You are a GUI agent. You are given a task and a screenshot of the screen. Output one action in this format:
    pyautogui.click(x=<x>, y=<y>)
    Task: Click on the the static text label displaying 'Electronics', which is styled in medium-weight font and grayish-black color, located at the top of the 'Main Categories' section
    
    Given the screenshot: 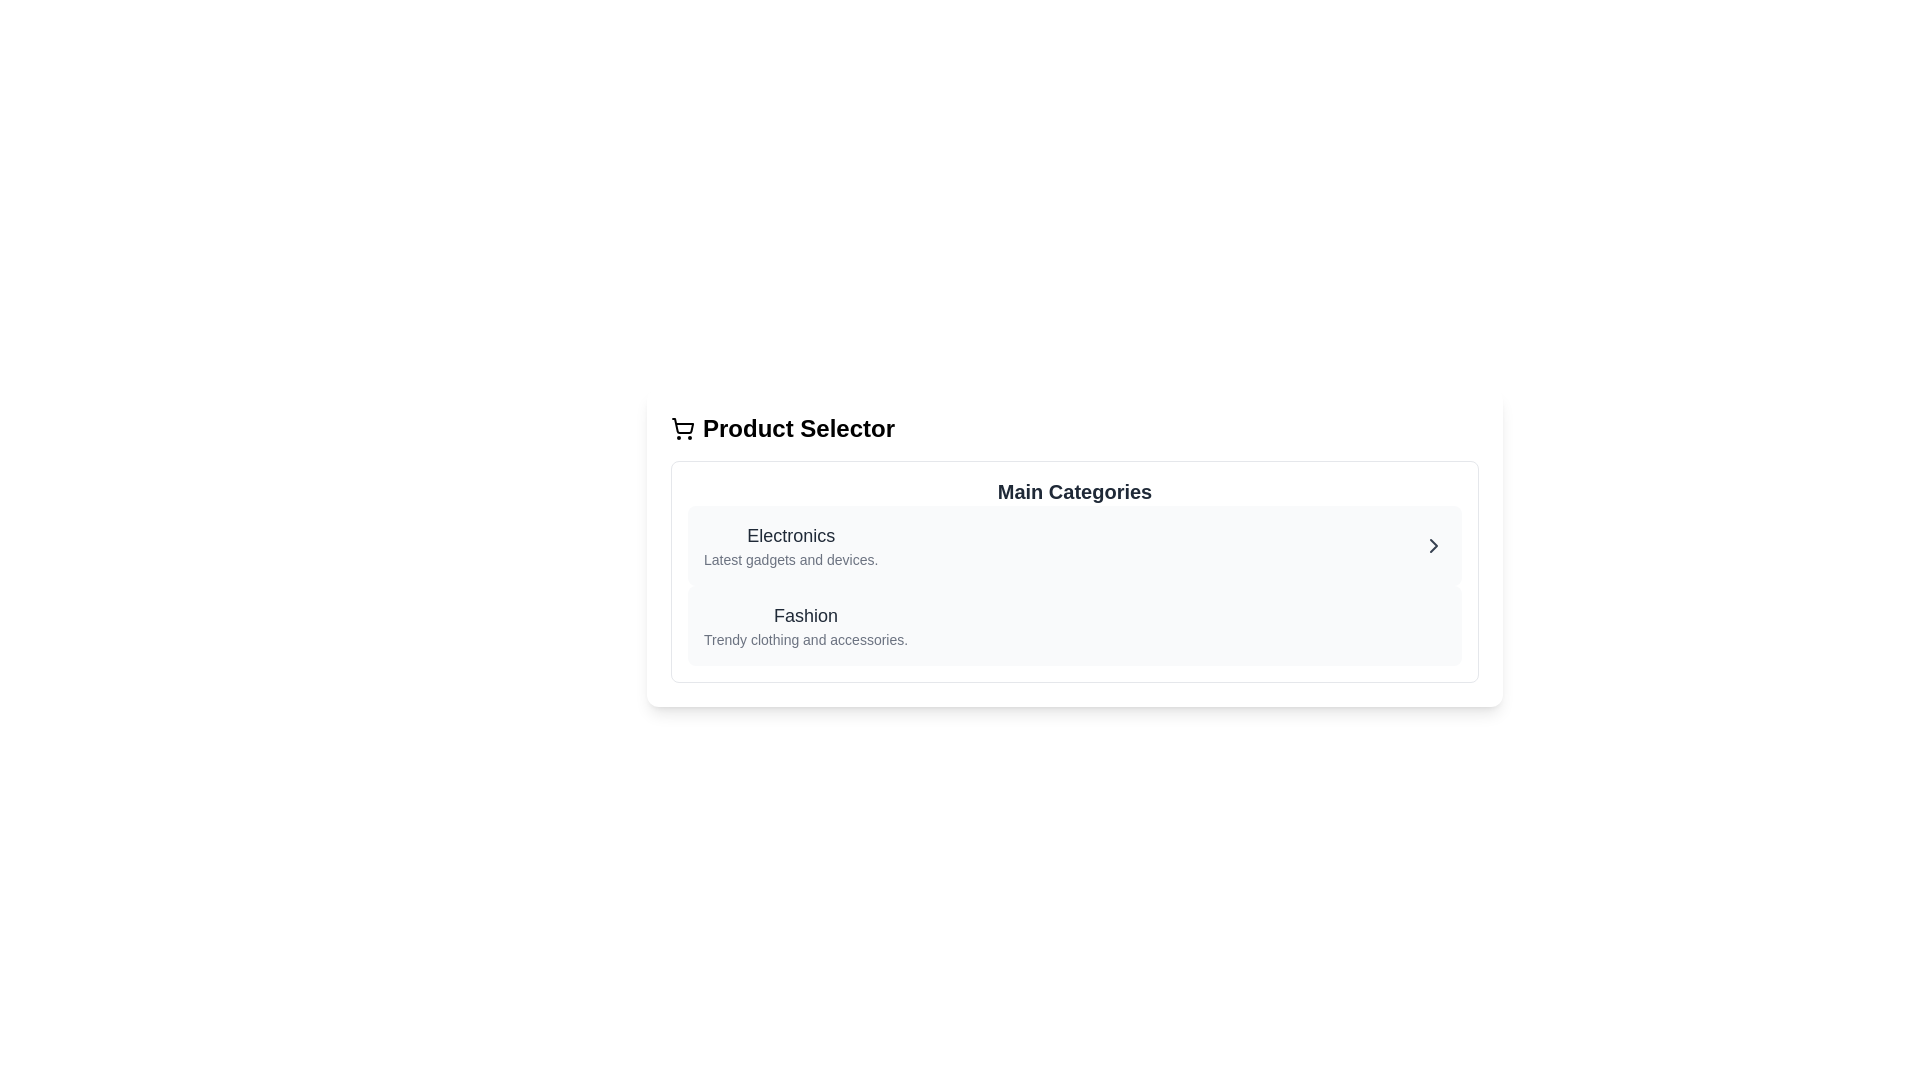 What is the action you would take?
    pyautogui.click(x=790, y=535)
    